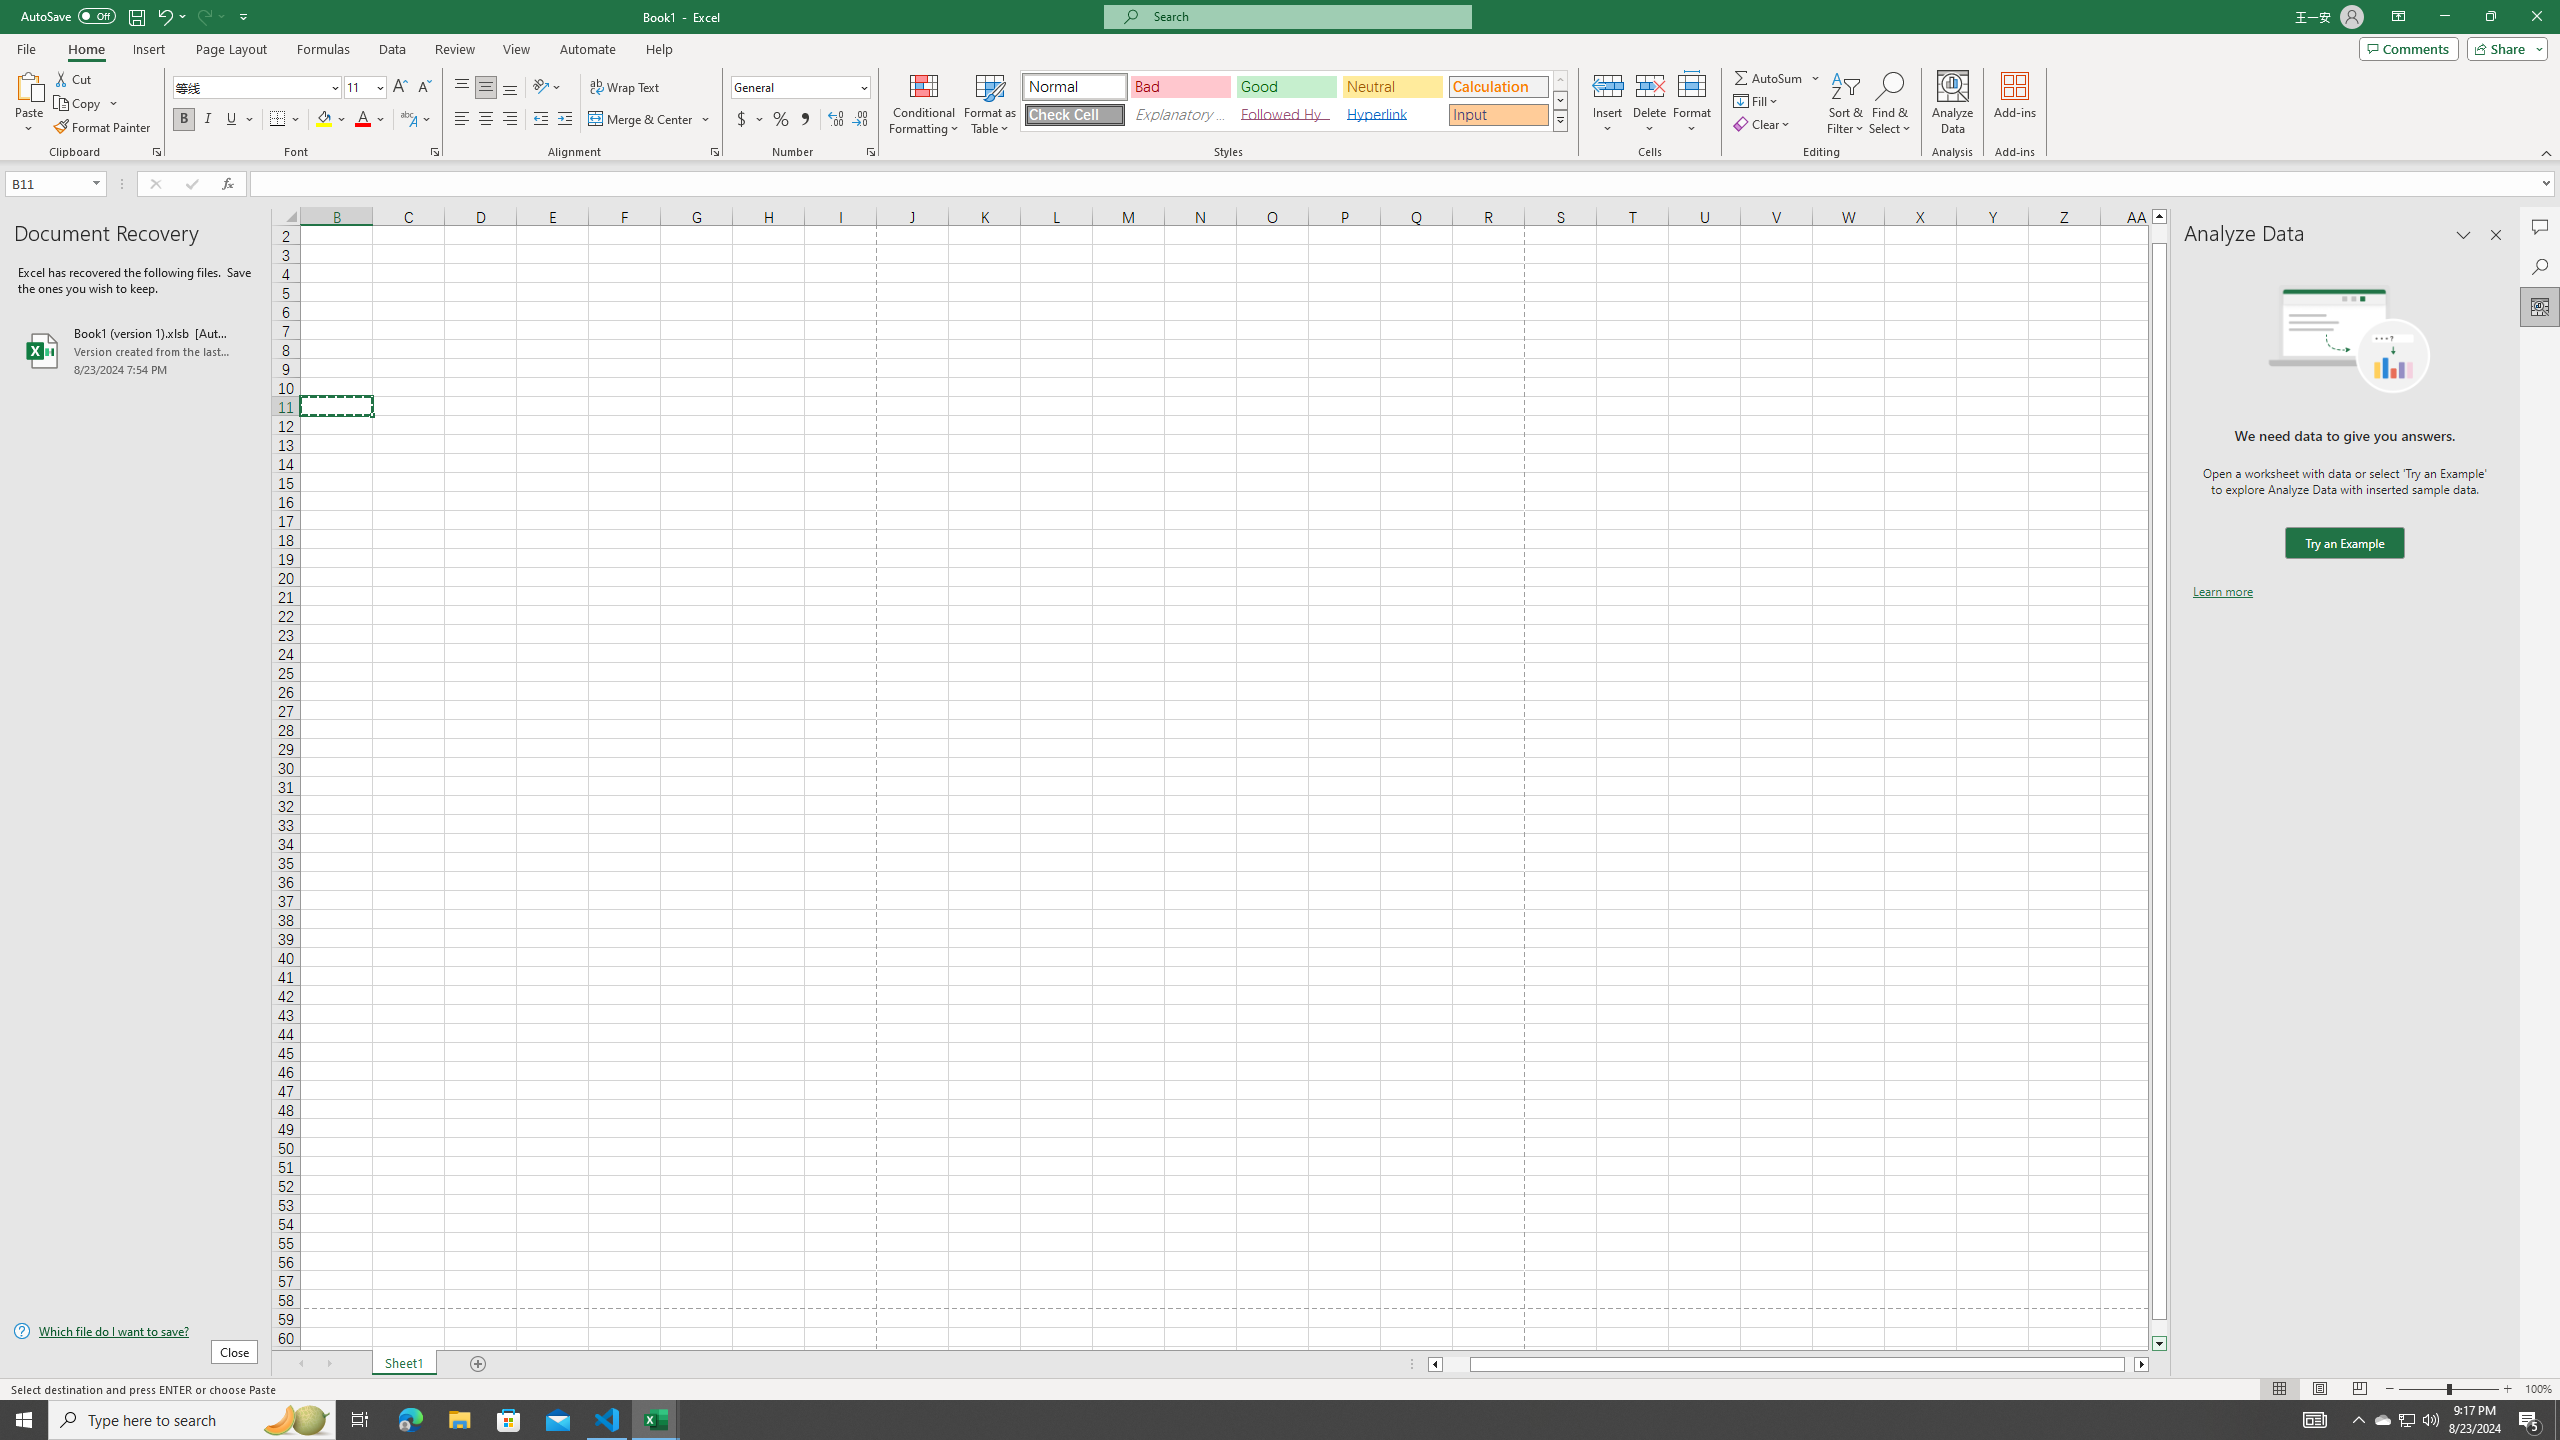 The image size is (2560, 1440). I want to click on 'Accounting Number Format', so click(750, 118).